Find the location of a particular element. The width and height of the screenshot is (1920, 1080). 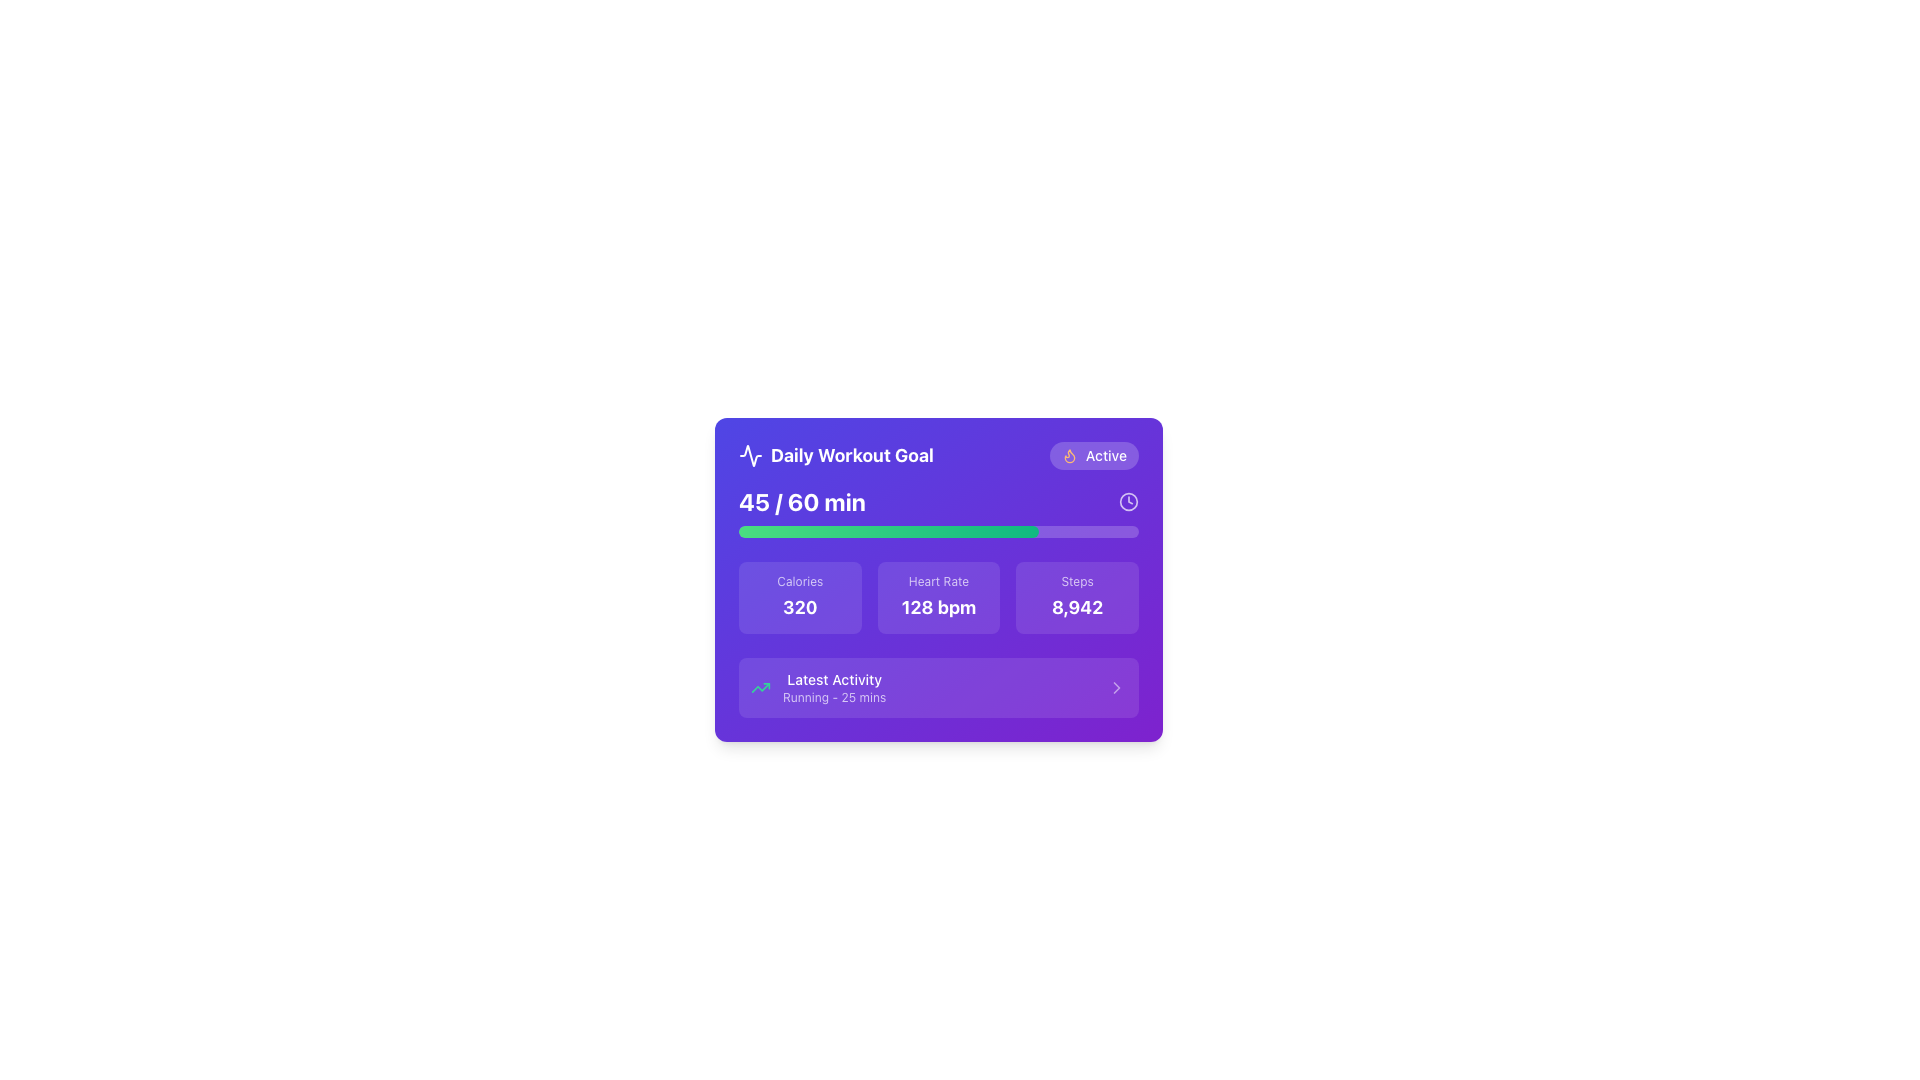

the Informational display card displaying the number '8,942' in bold white font, located as the rightmost item in a row of three containers is located at coordinates (1076, 596).